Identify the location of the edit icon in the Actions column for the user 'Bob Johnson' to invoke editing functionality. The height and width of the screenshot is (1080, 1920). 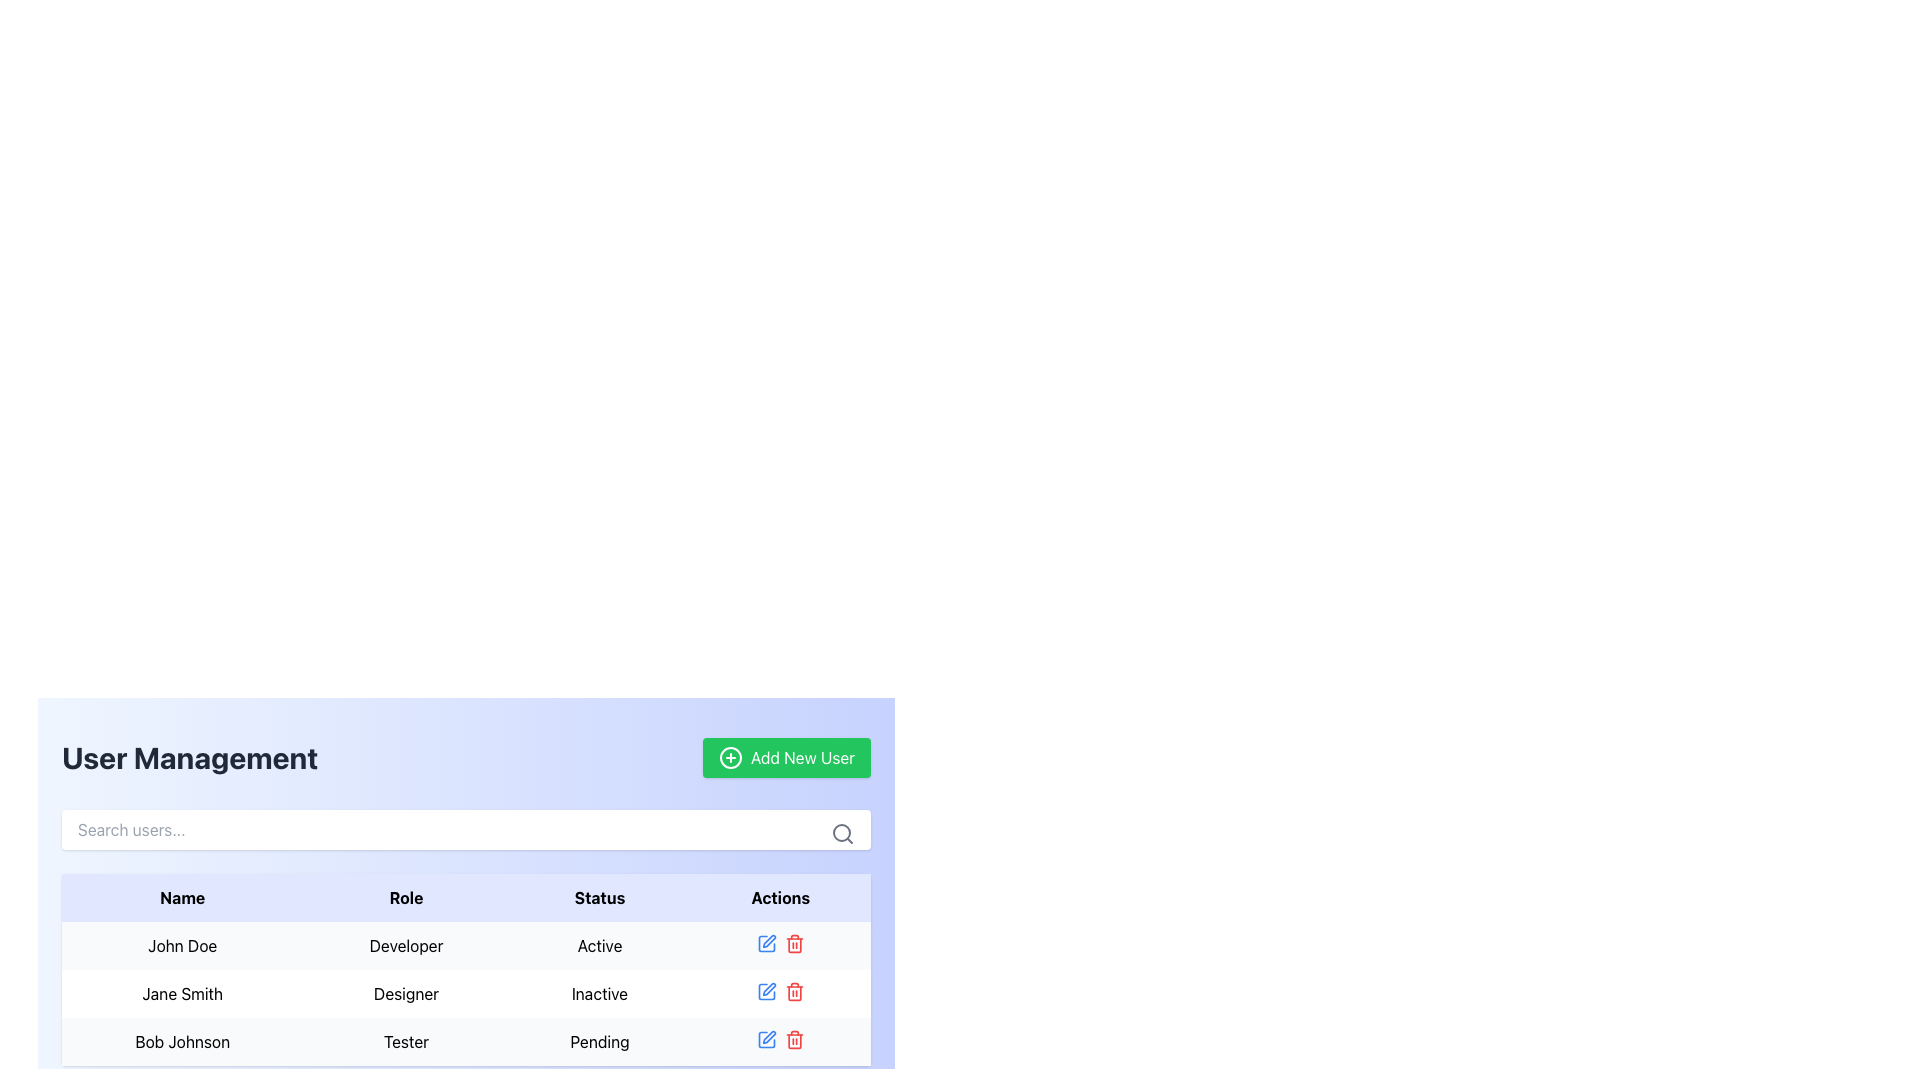
(779, 1039).